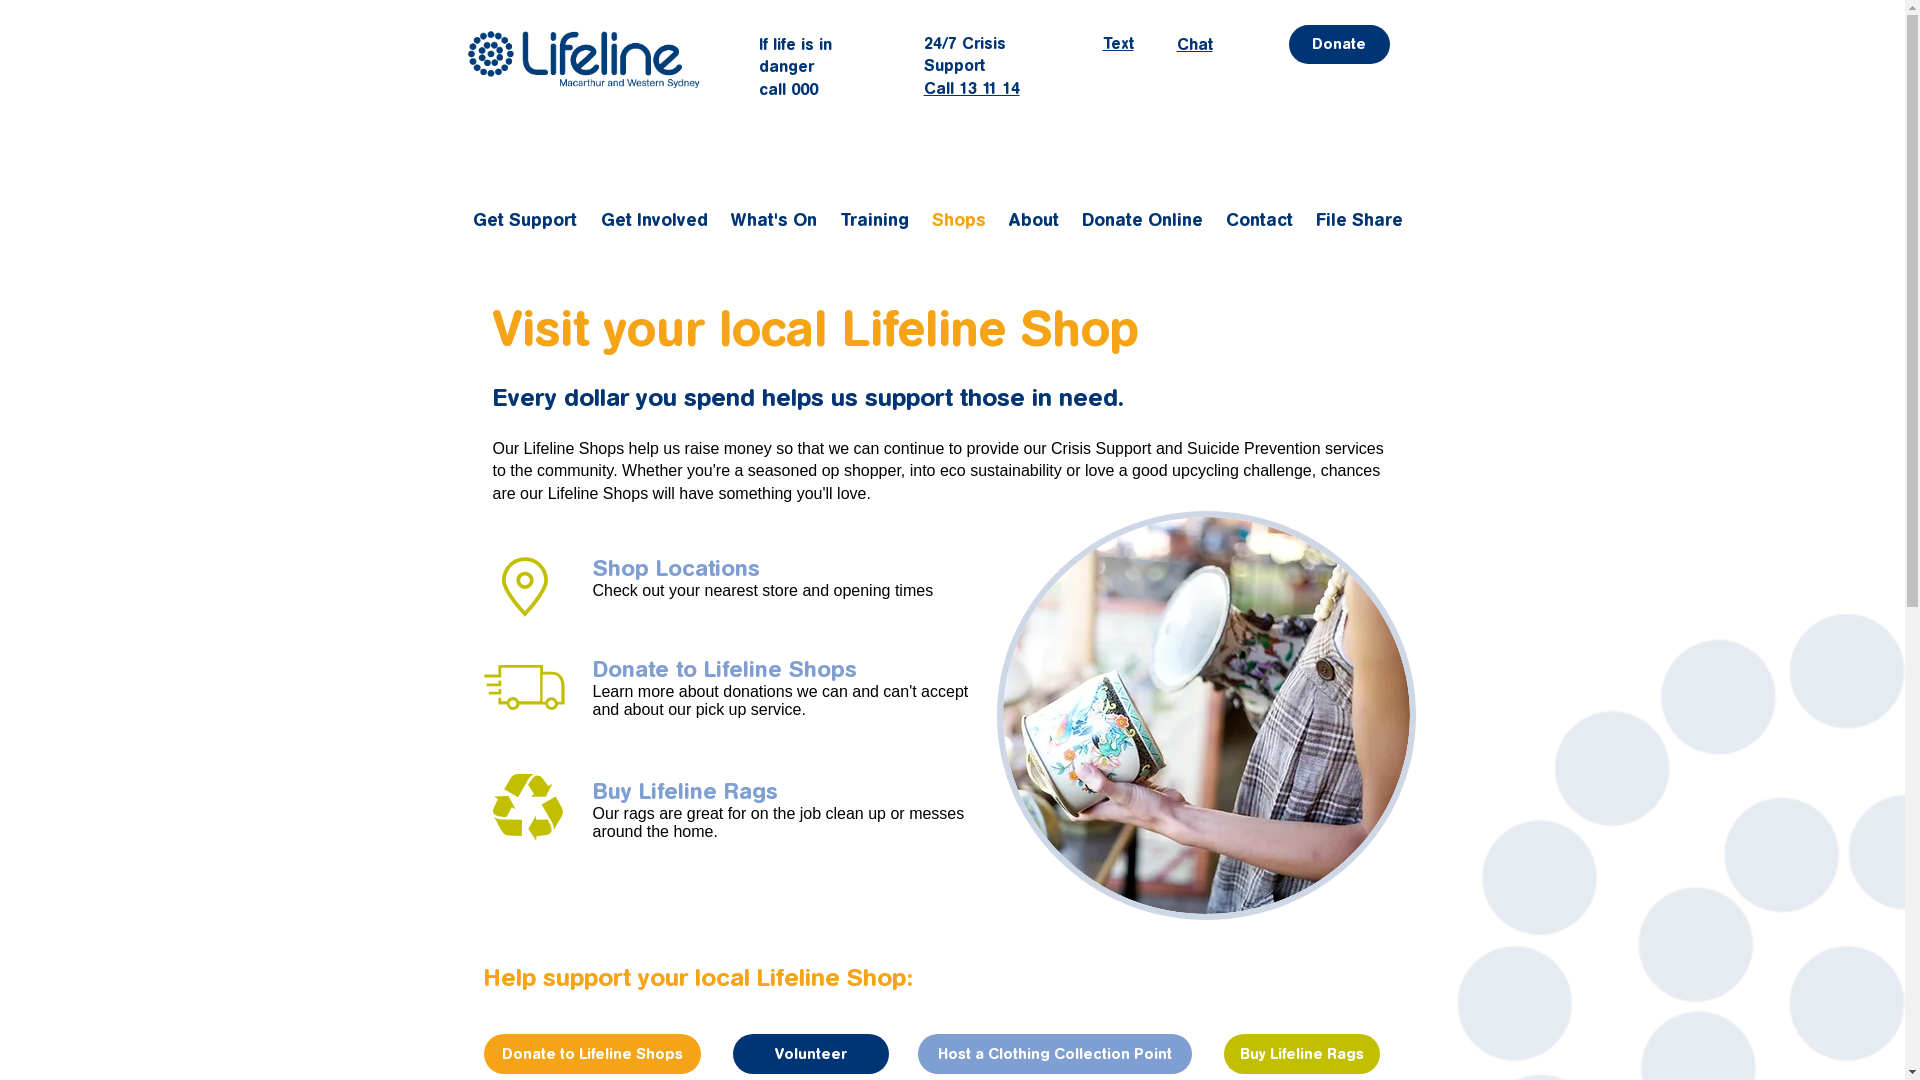 The width and height of the screenshot is (1920, 1080). What do you see at coordinates (1301, 1052) in the screenshot?
I see `'Buy Lifeline Rags'` at bounding box center [1301, 1052].